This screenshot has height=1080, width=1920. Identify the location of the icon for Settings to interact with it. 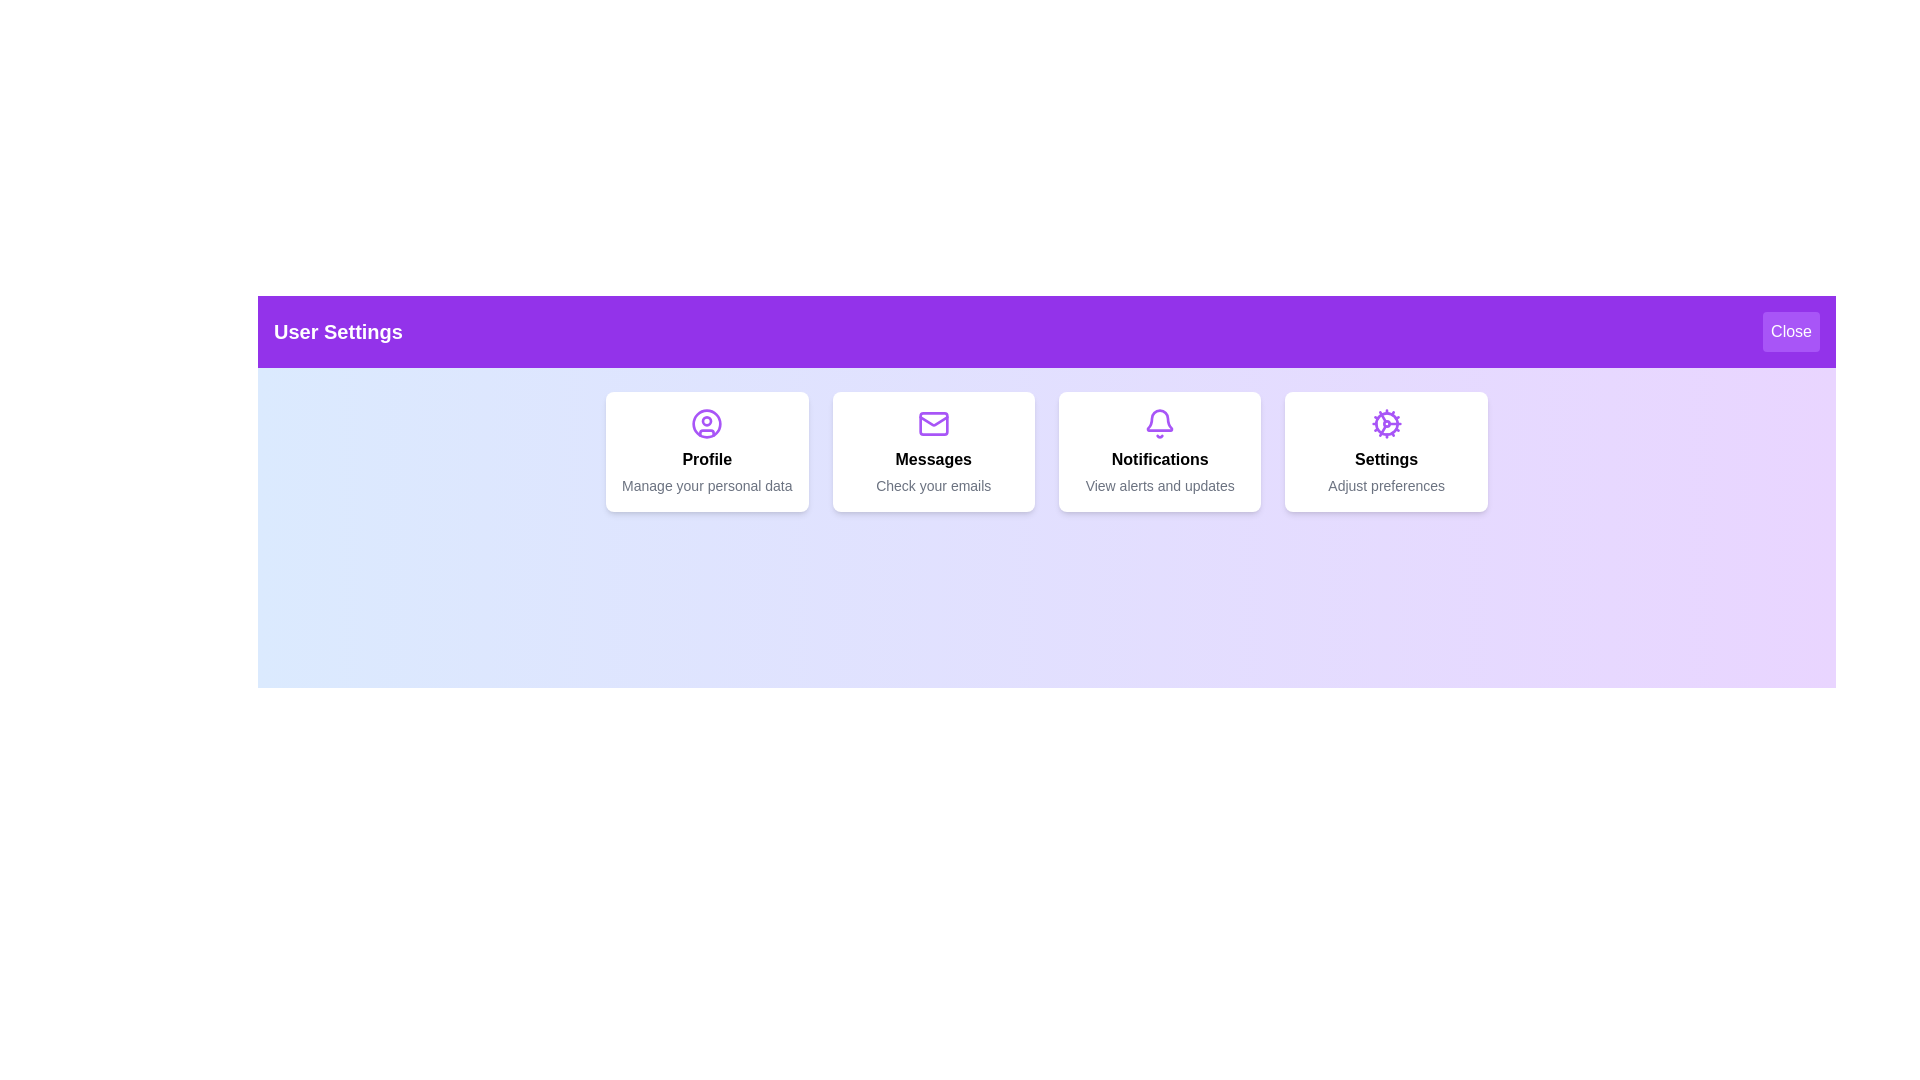
(1385, 423).